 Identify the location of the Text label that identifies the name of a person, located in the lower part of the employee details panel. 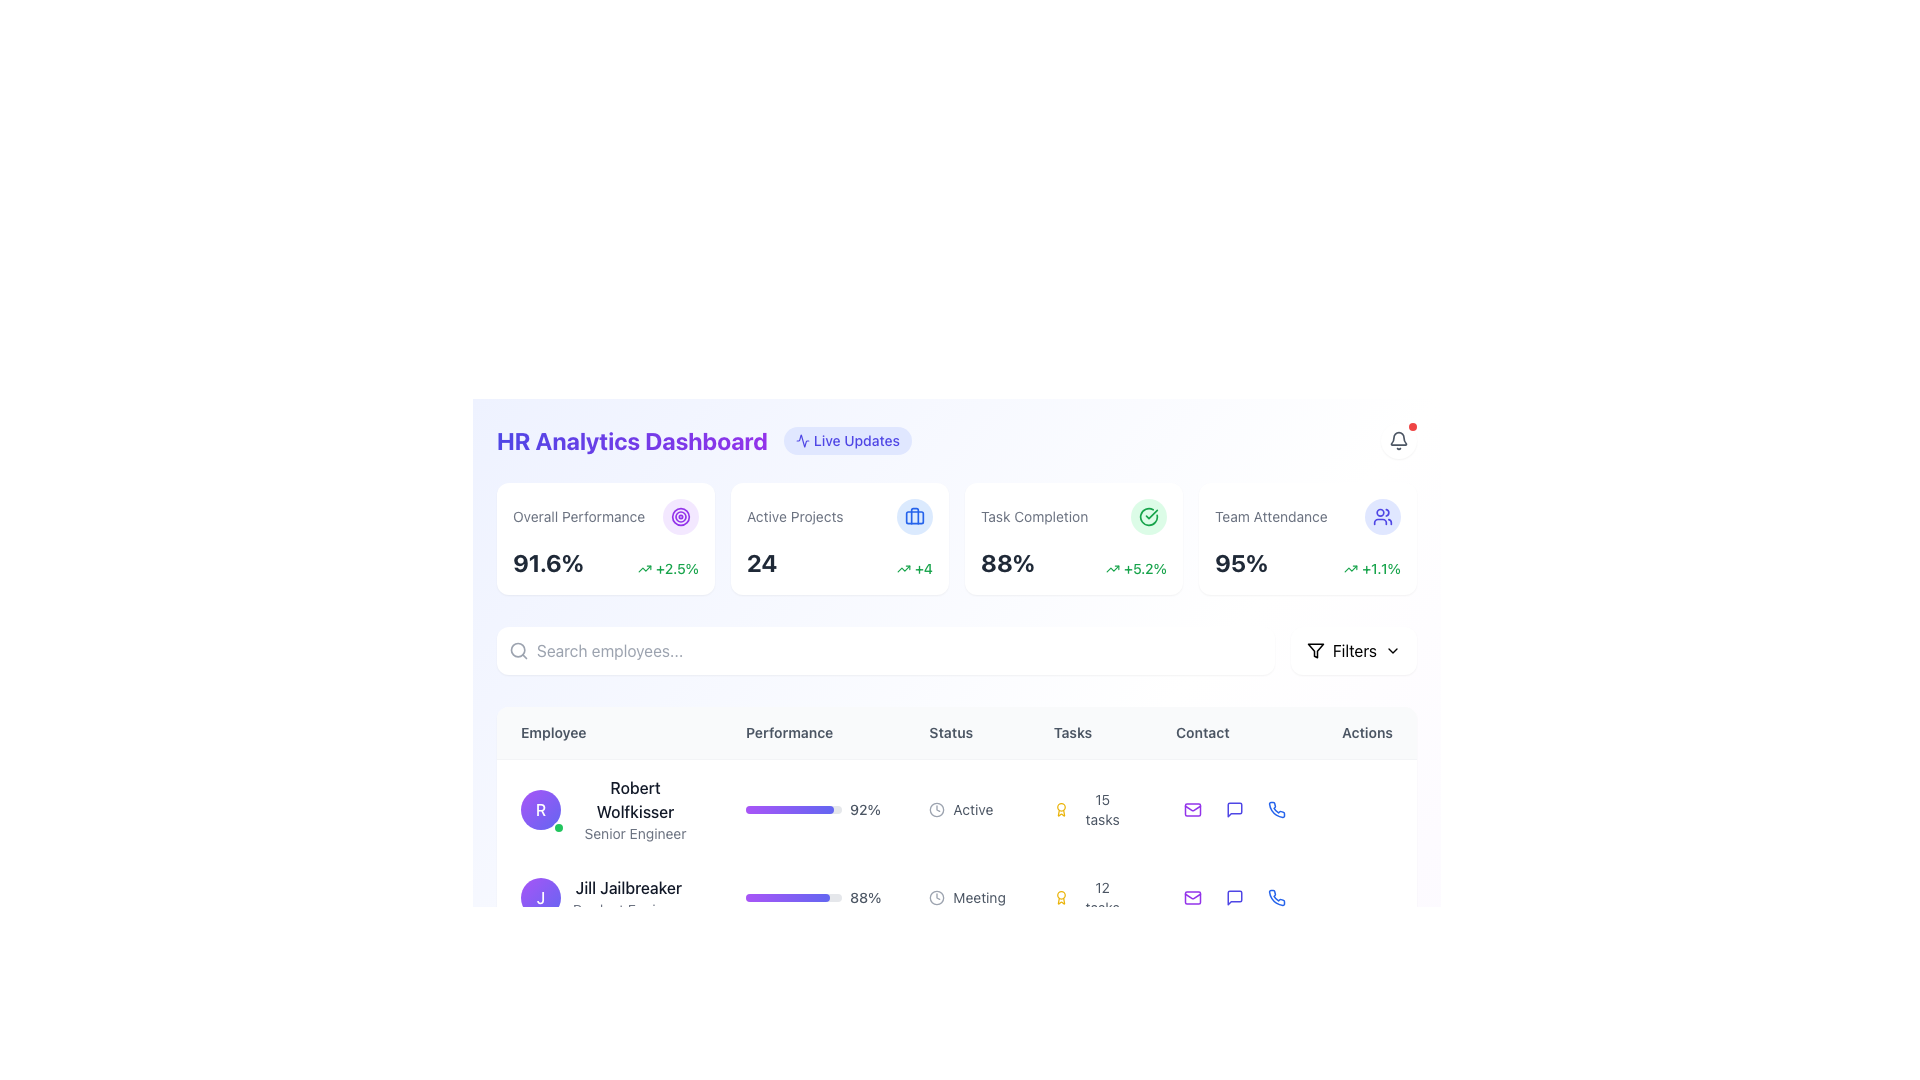
(628, 963).